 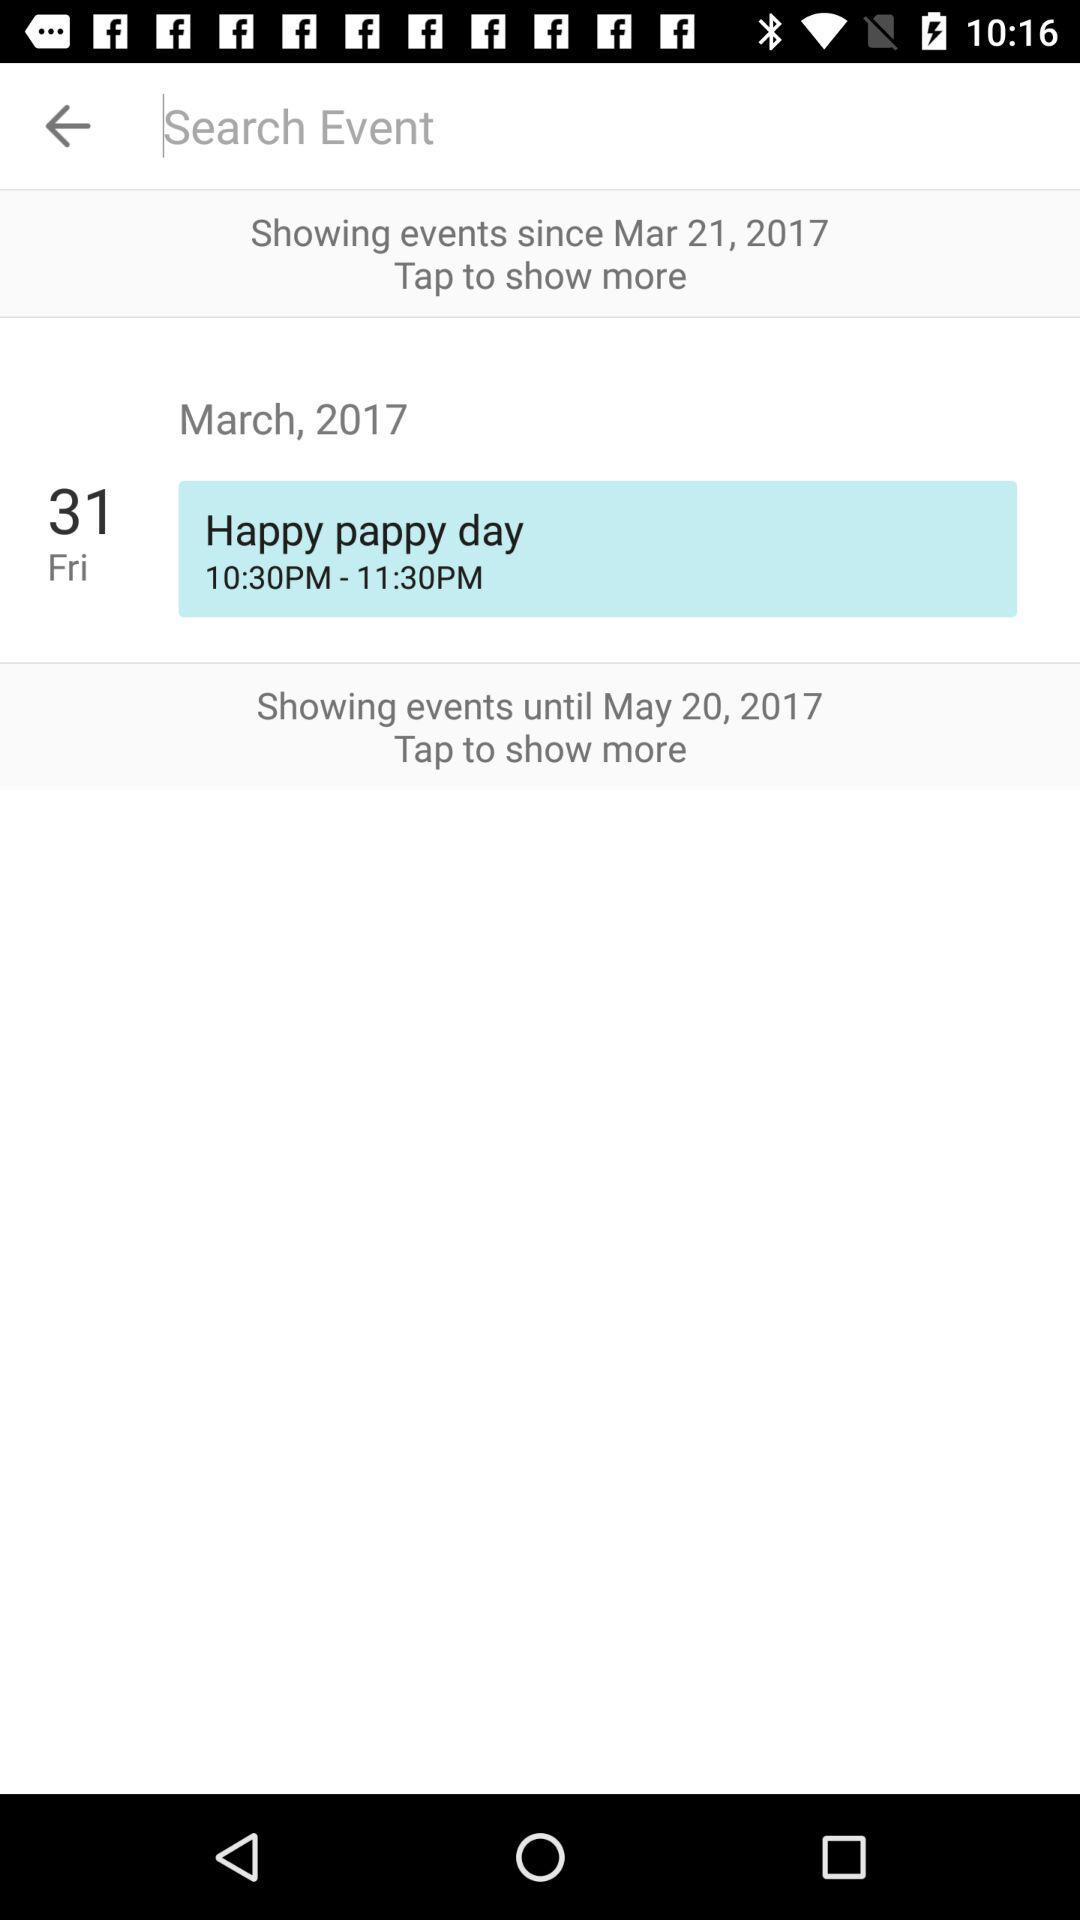 I want to click on icon below the march, 2017 app, so click(x=596, y=528).